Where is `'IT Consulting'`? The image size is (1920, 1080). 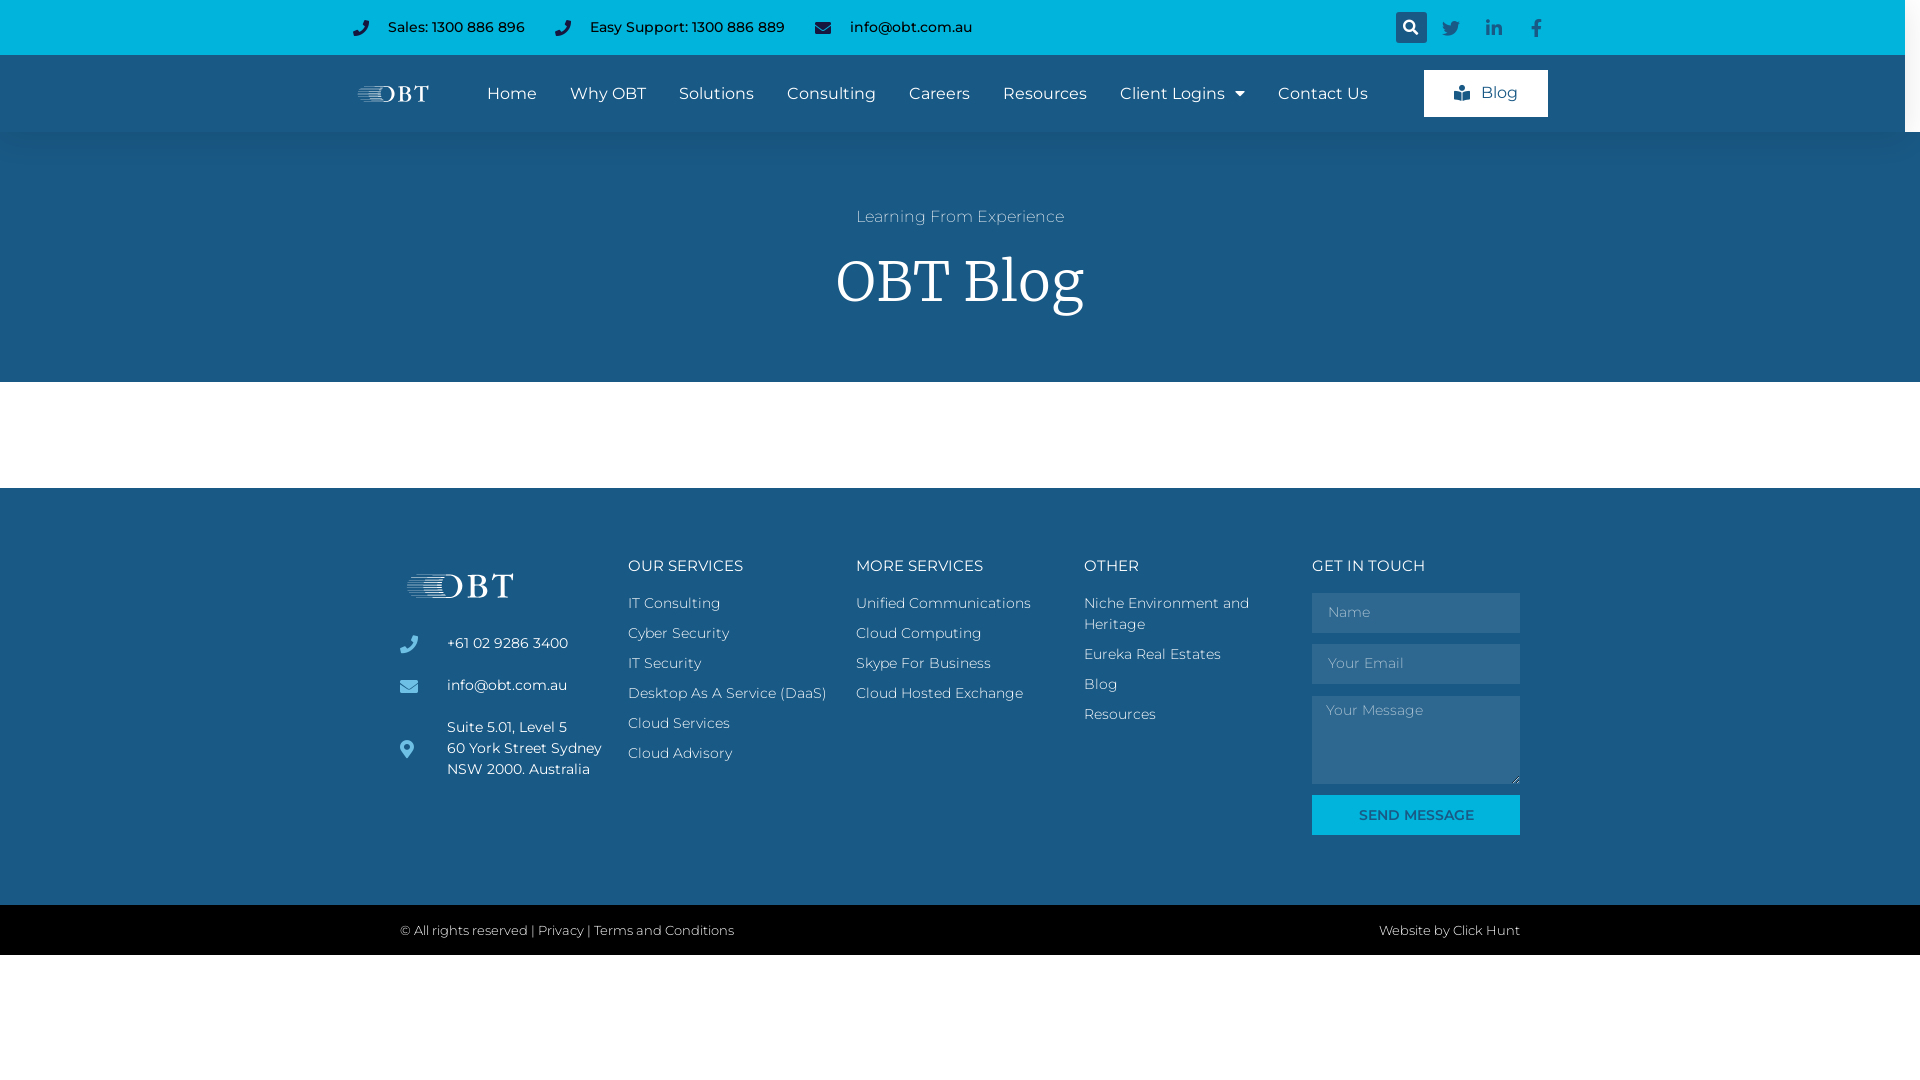
'IT Consulting' is located at coordinates (627, 602).